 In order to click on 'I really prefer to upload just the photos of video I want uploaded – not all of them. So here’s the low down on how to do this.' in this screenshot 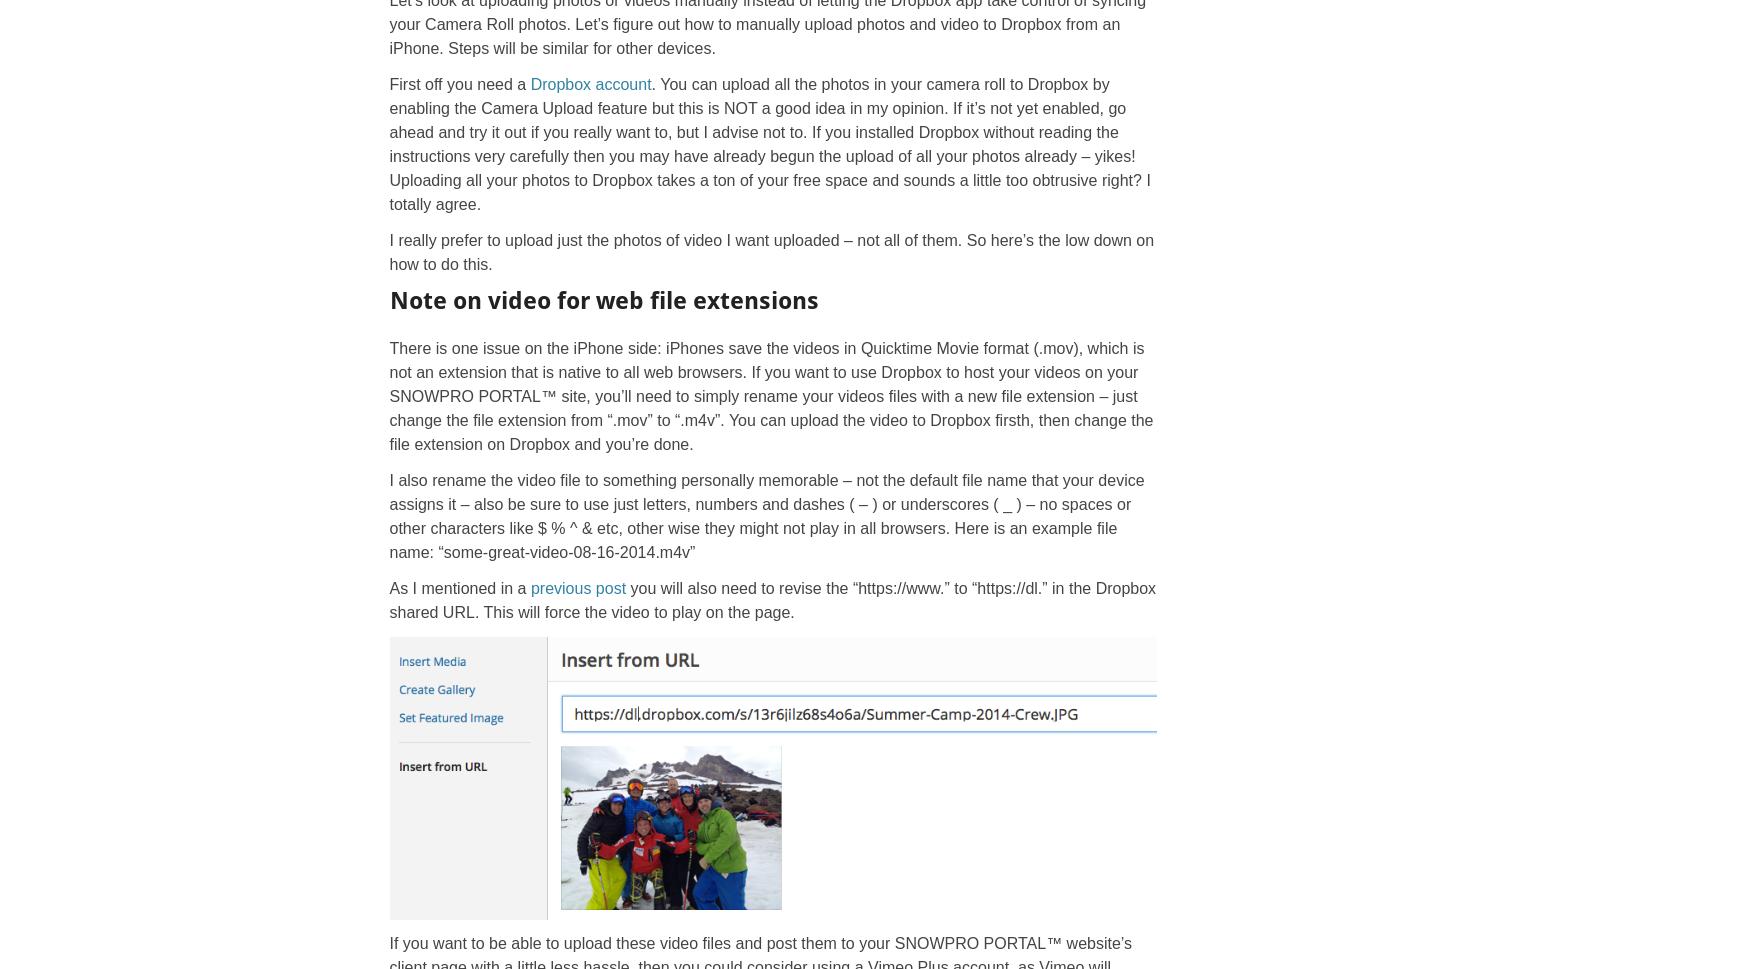, I will do `click(388, 251)`.